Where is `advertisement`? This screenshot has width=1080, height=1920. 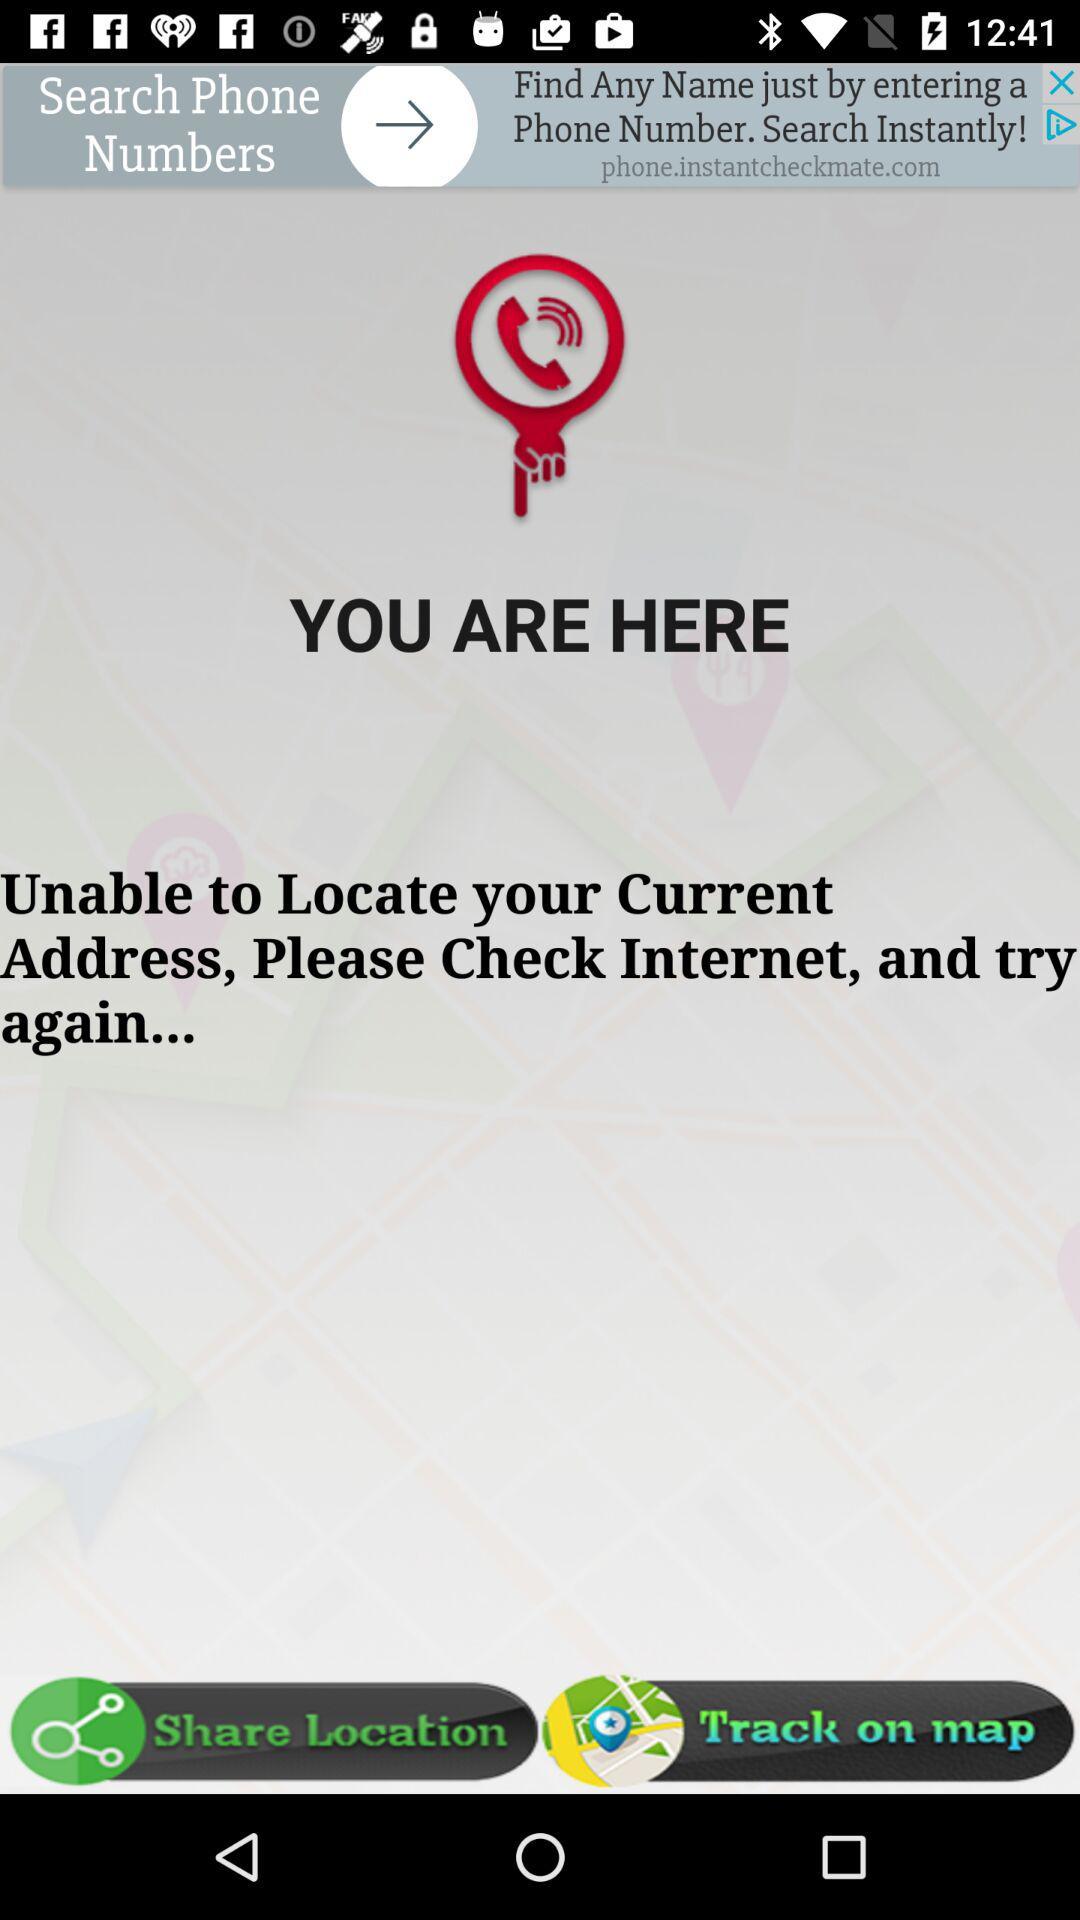
advertisement is located at coordinates (540, 127).